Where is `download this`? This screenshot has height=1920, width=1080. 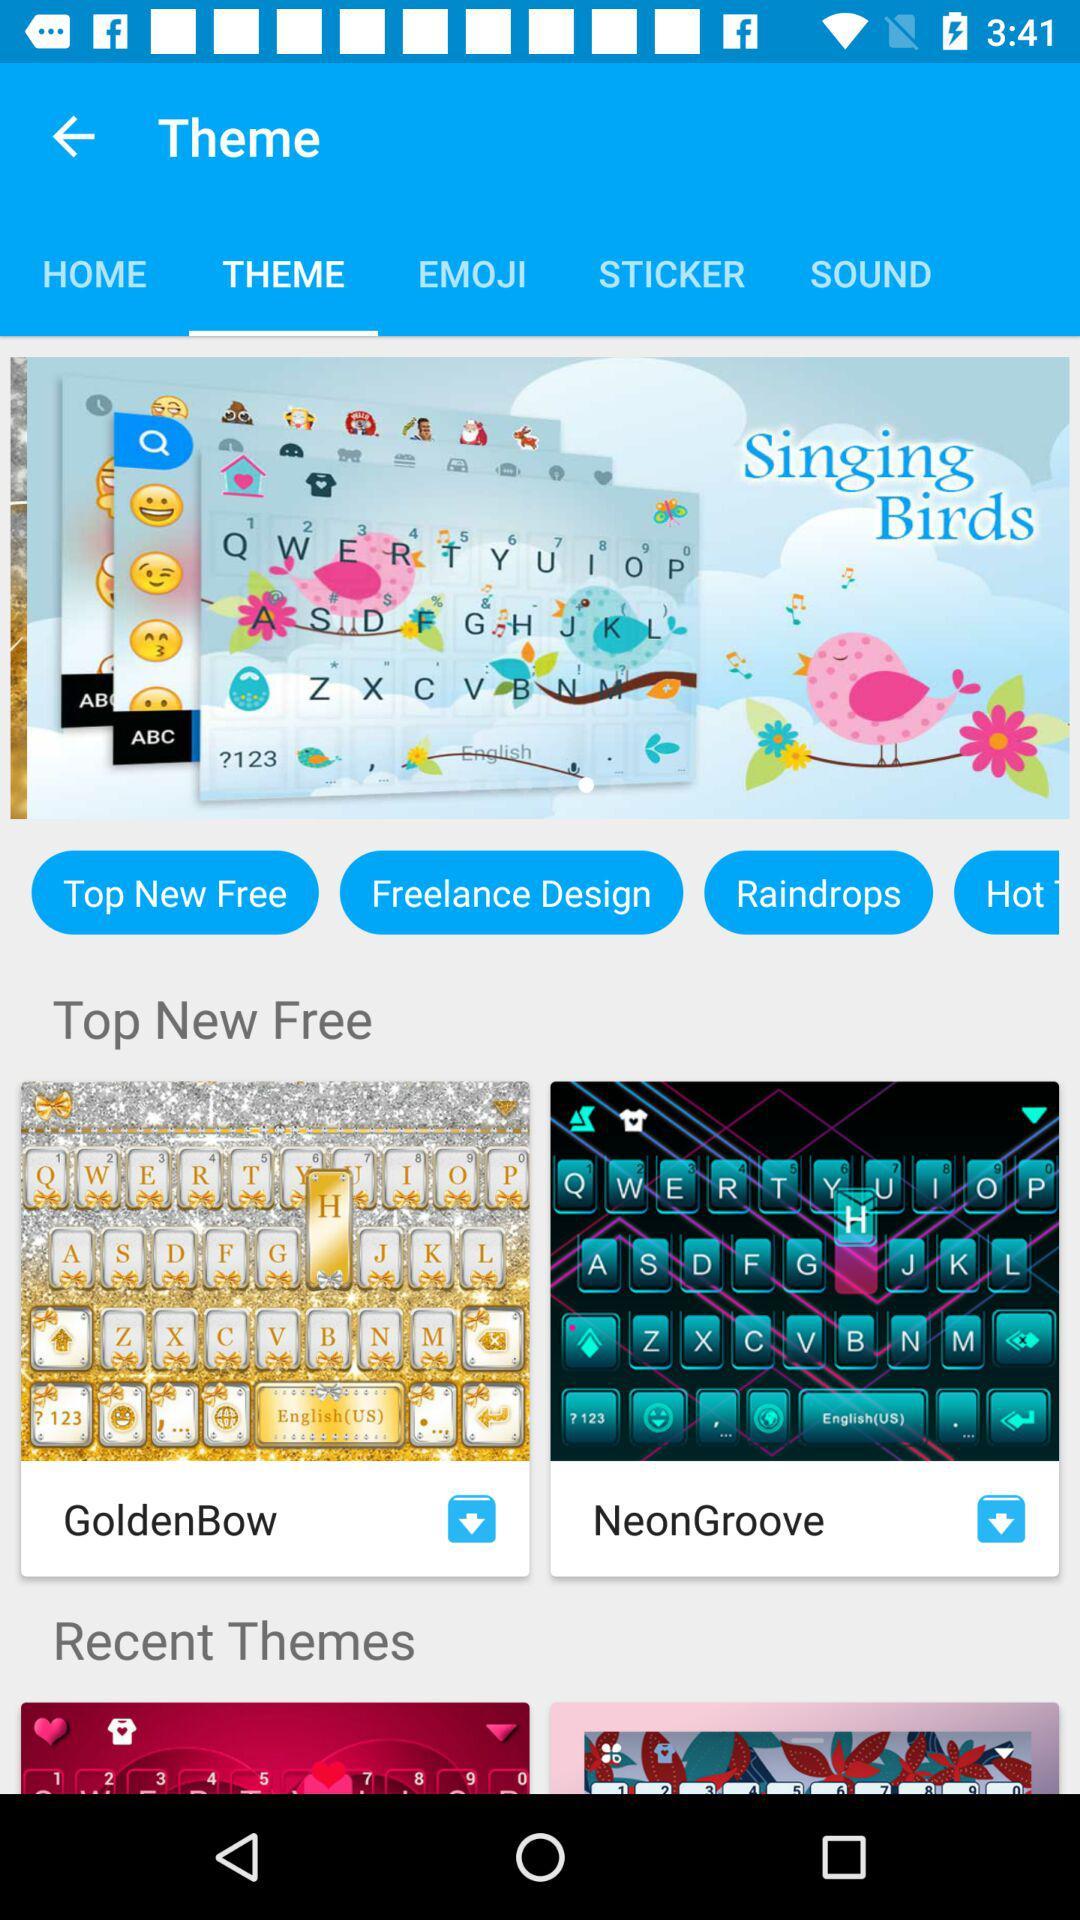
download this is located at coordinates (471, 1518).